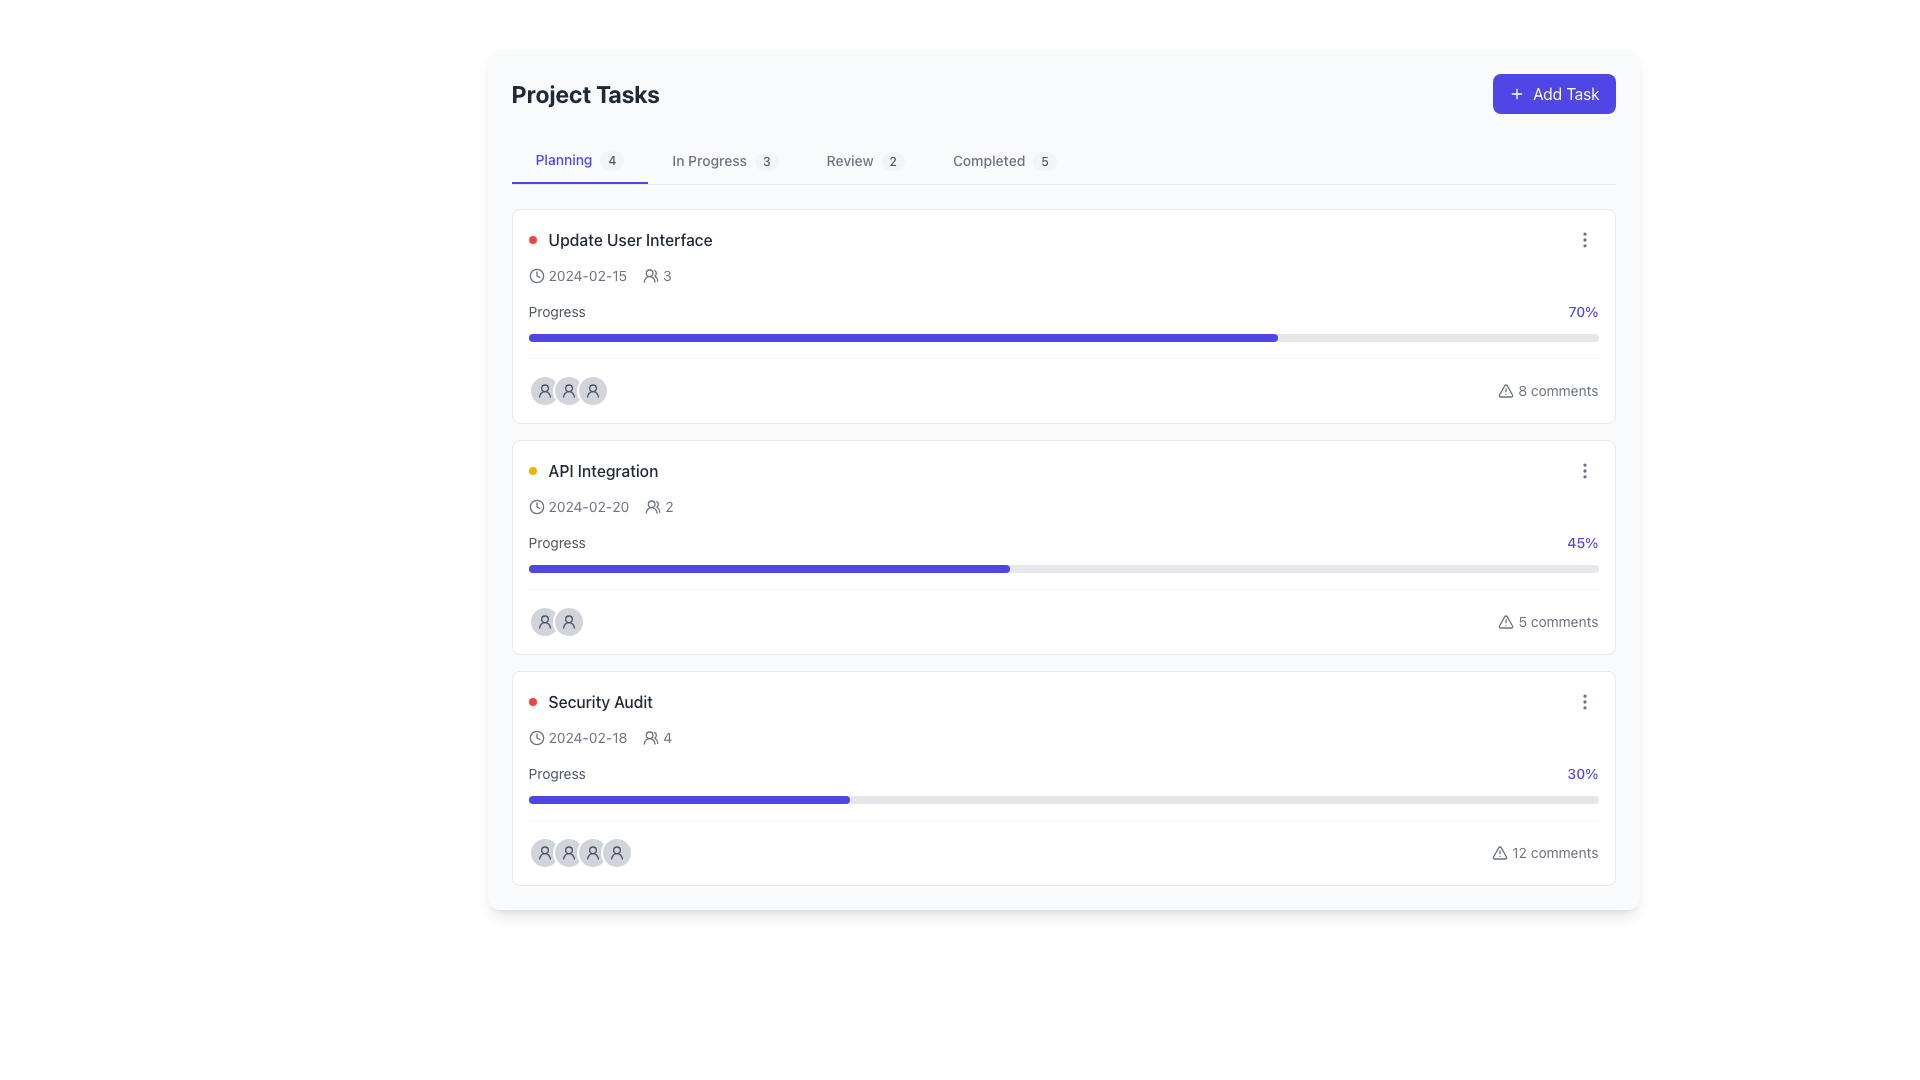  I want to click on the first user profile icon in the cluster located under the progress bar in the 'Security Audit' section, so click(579, 852).